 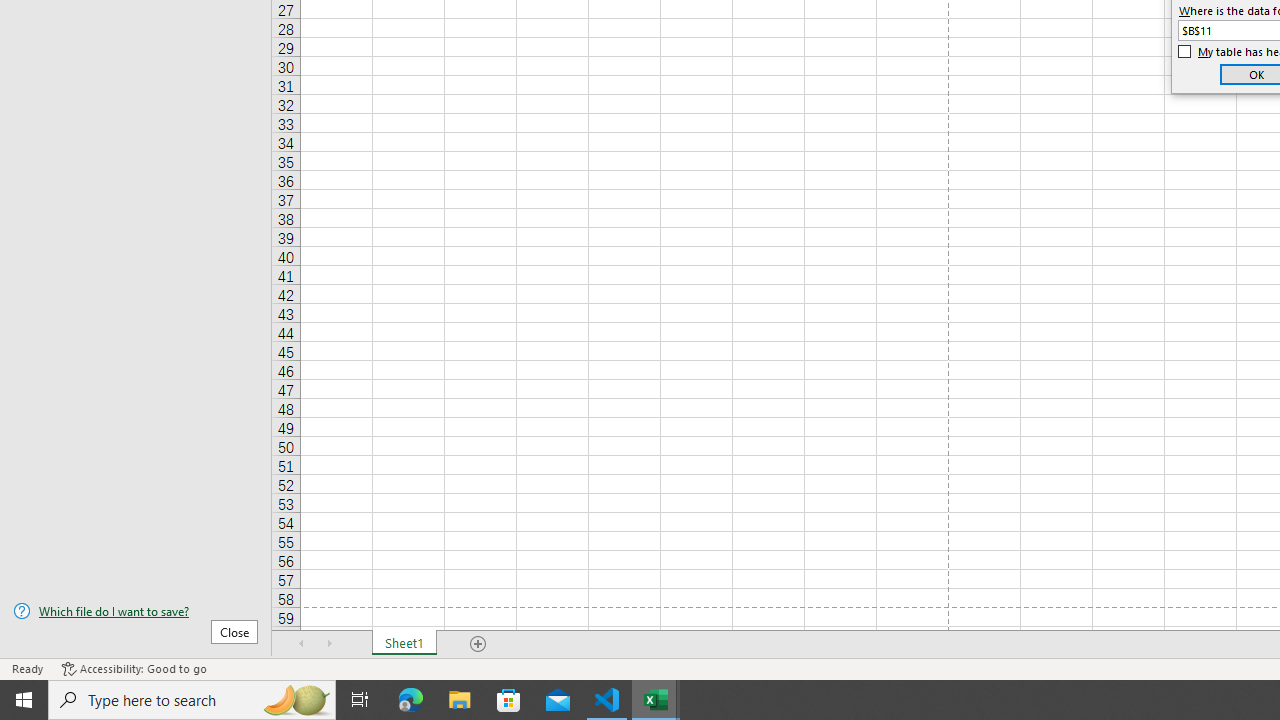 I want to click on 'Sheet1', so click(x=403, y=644).